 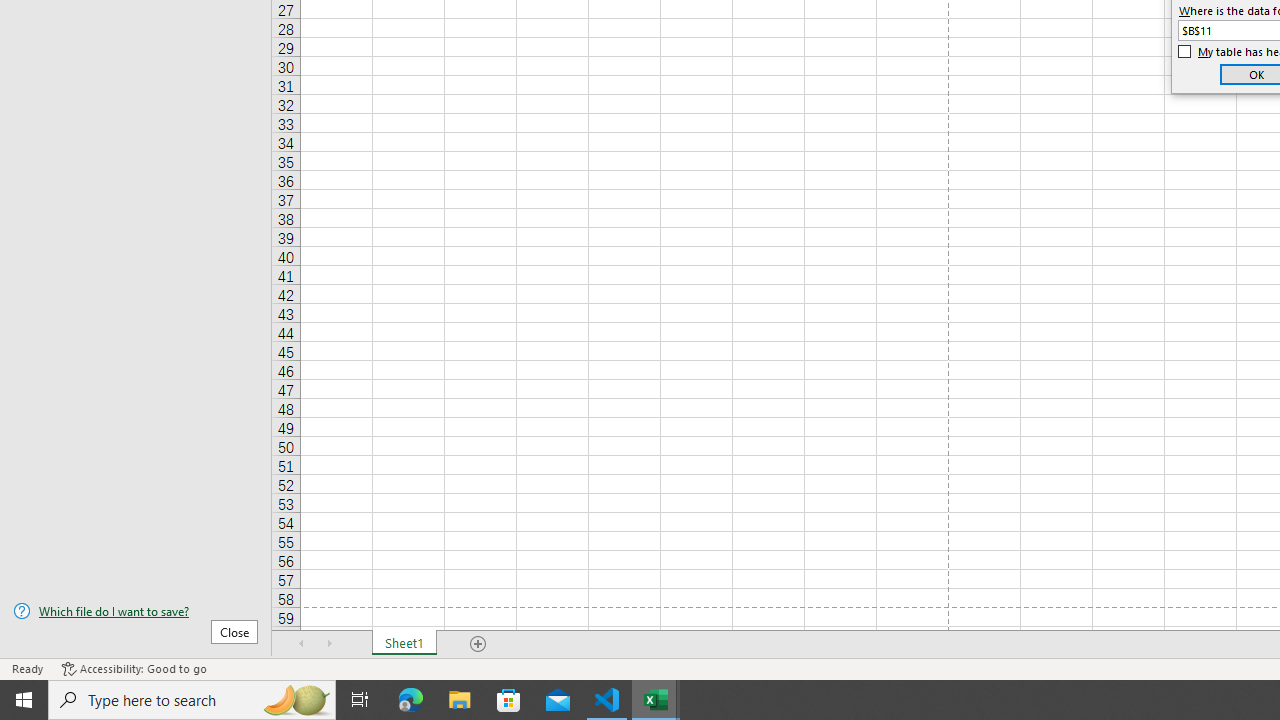 I want to click on 'Sheet1', so click(x=403, y=644).